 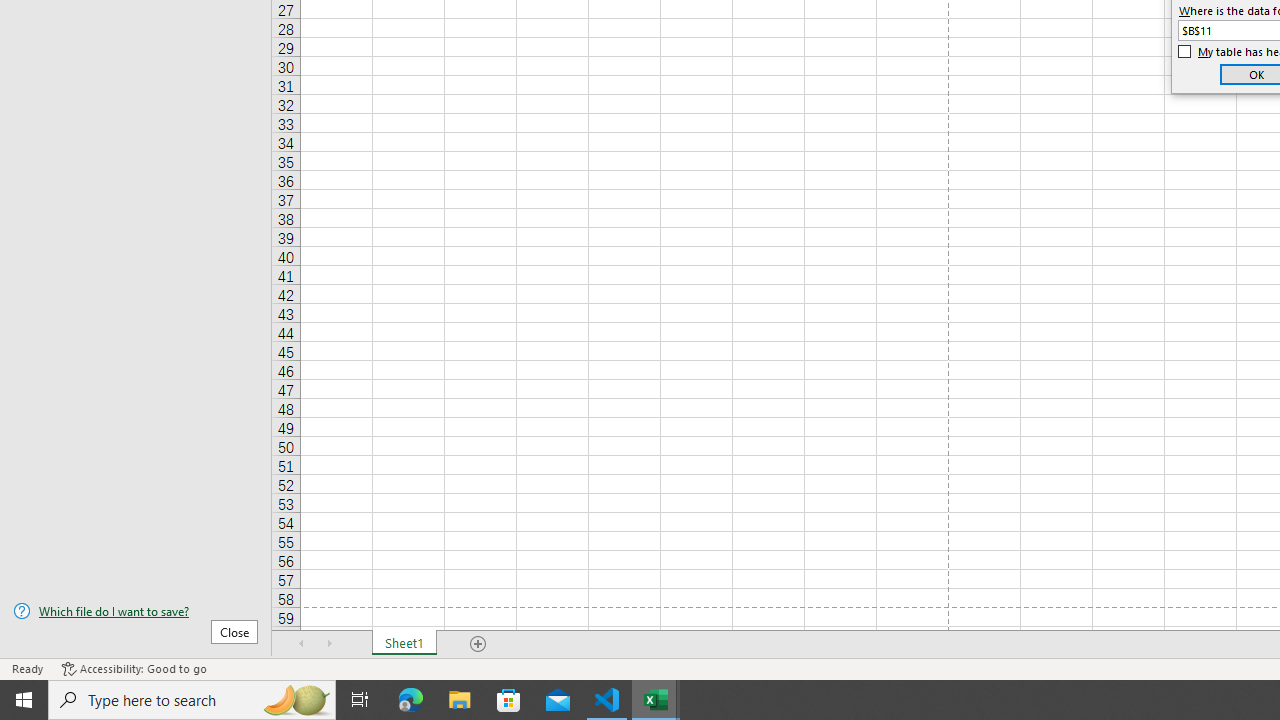 I want to click on 'Sheet1', so click(x=403, y=644).